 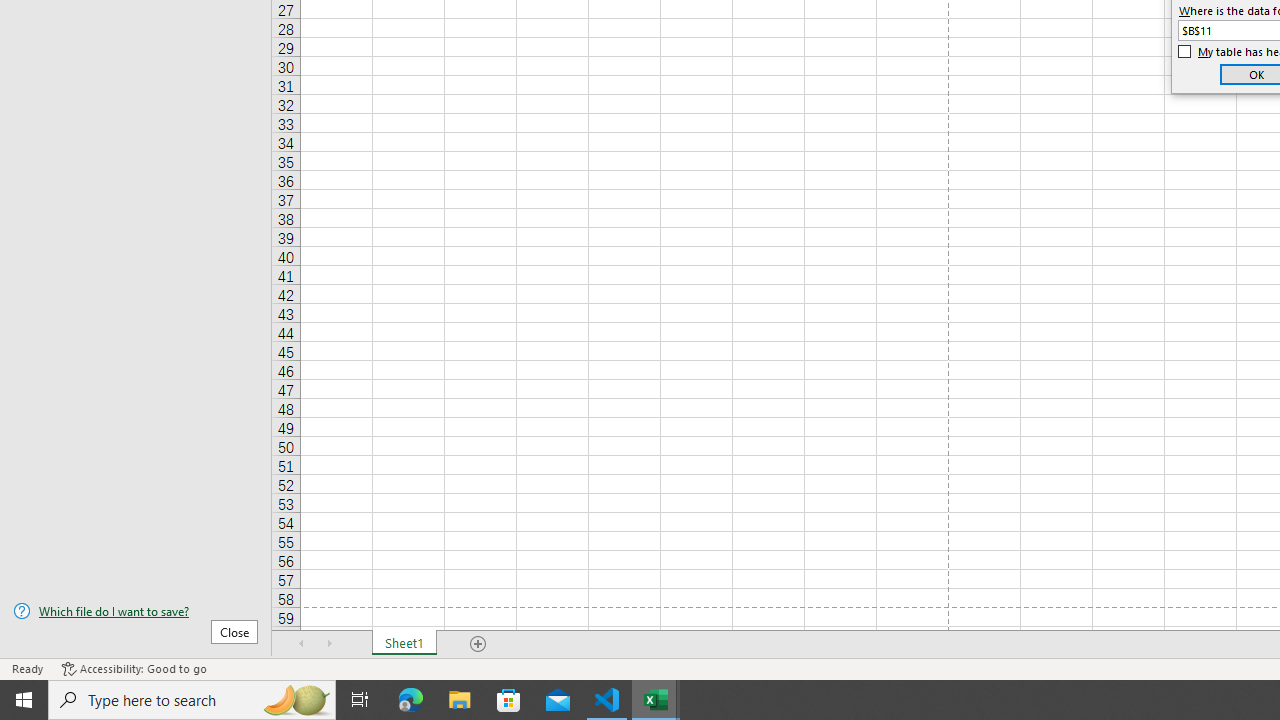 I want to click on 'Sheet1', so click(x=403, y=644).